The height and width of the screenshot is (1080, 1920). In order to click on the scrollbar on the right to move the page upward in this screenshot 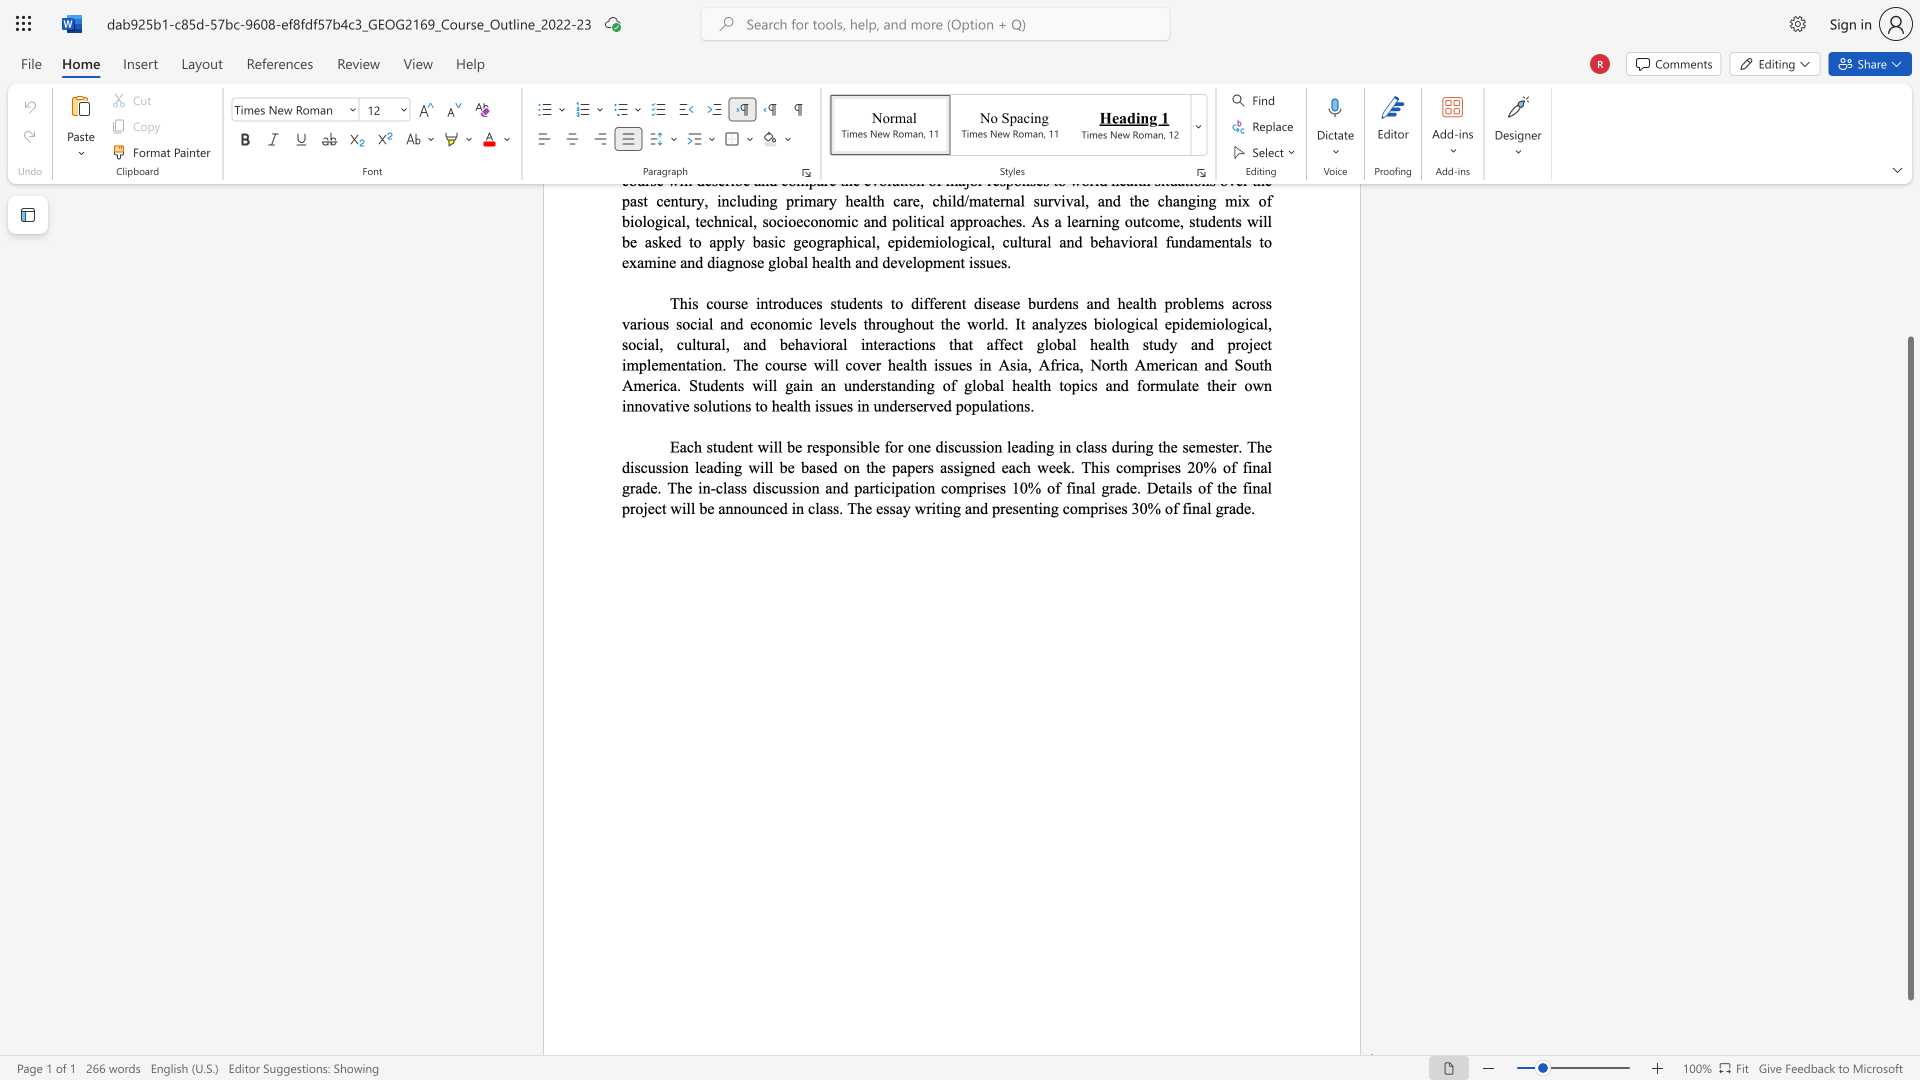, I will do `click(1909, 249)`.